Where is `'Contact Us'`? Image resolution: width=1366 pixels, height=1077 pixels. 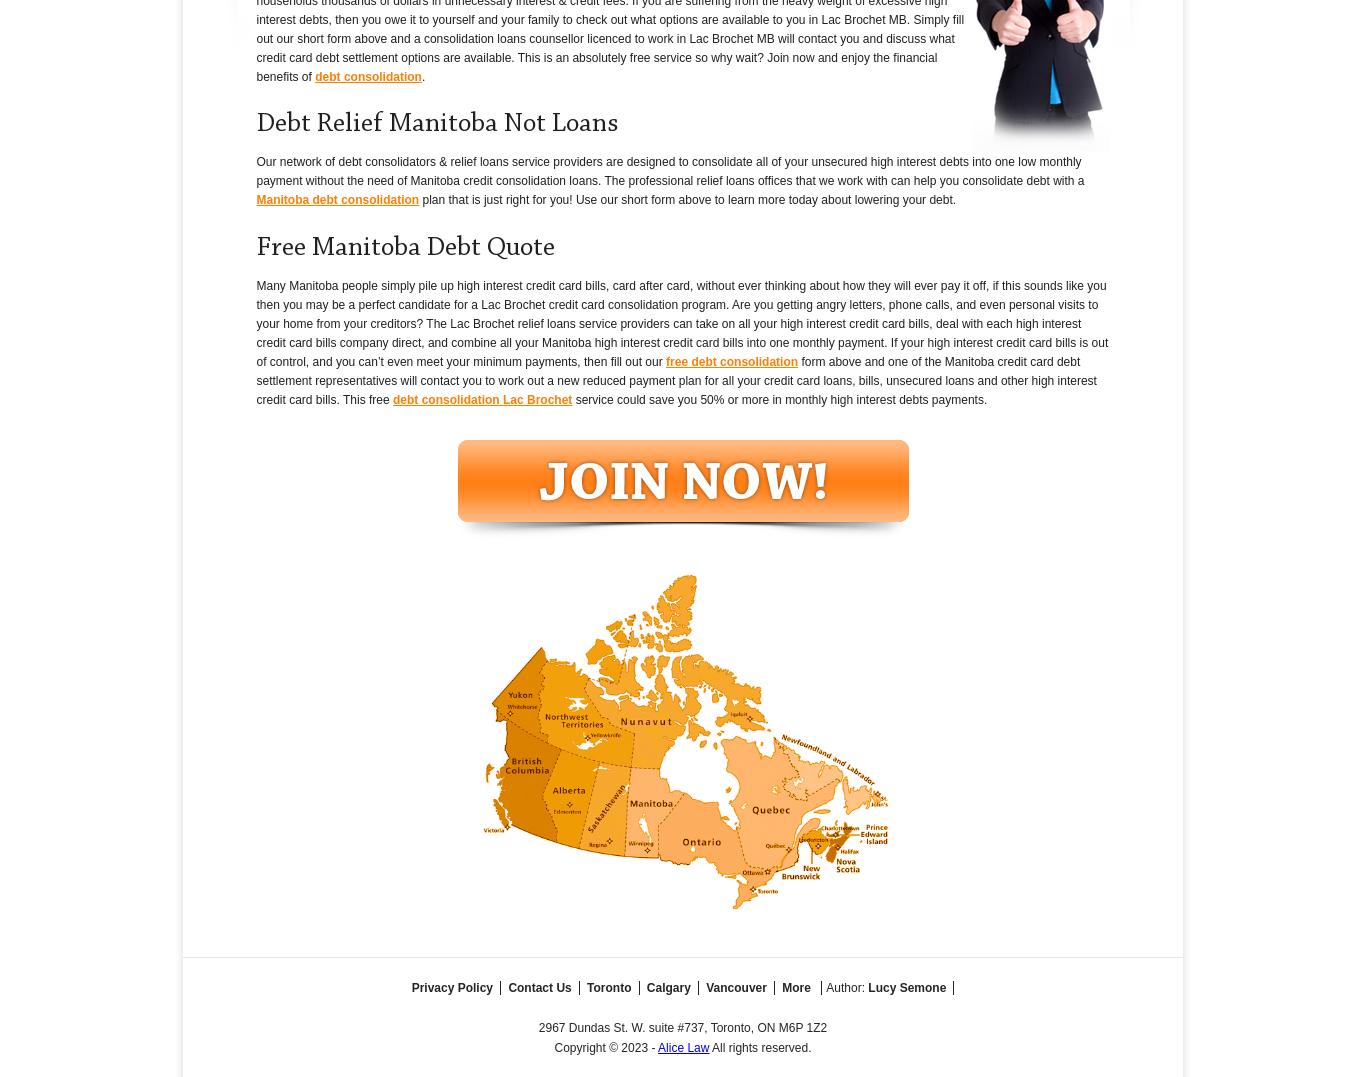 'Contact Us' is located at coordinates (539, 986).